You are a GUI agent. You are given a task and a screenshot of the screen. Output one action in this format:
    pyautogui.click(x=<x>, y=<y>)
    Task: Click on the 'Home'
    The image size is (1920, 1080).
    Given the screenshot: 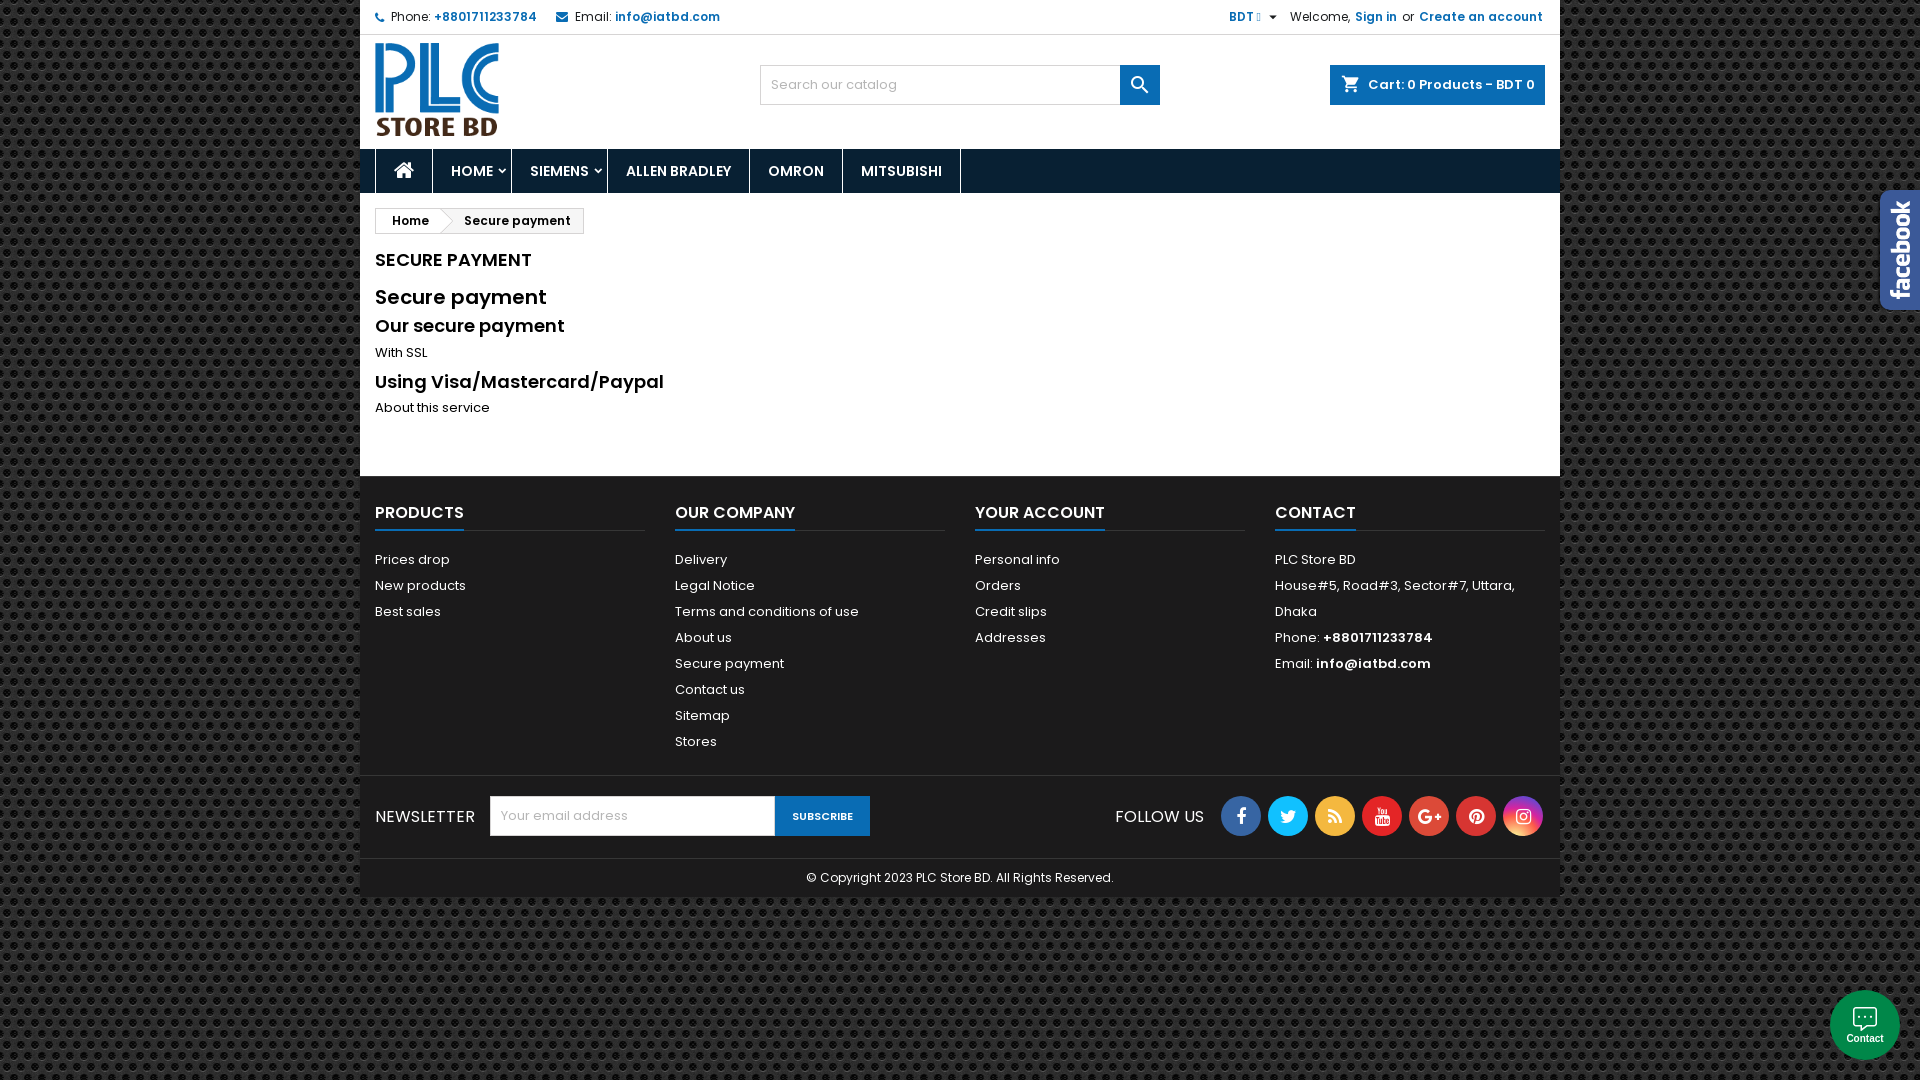 What is the action you would take?
    pyautogui.click(x=406, y=220)
    